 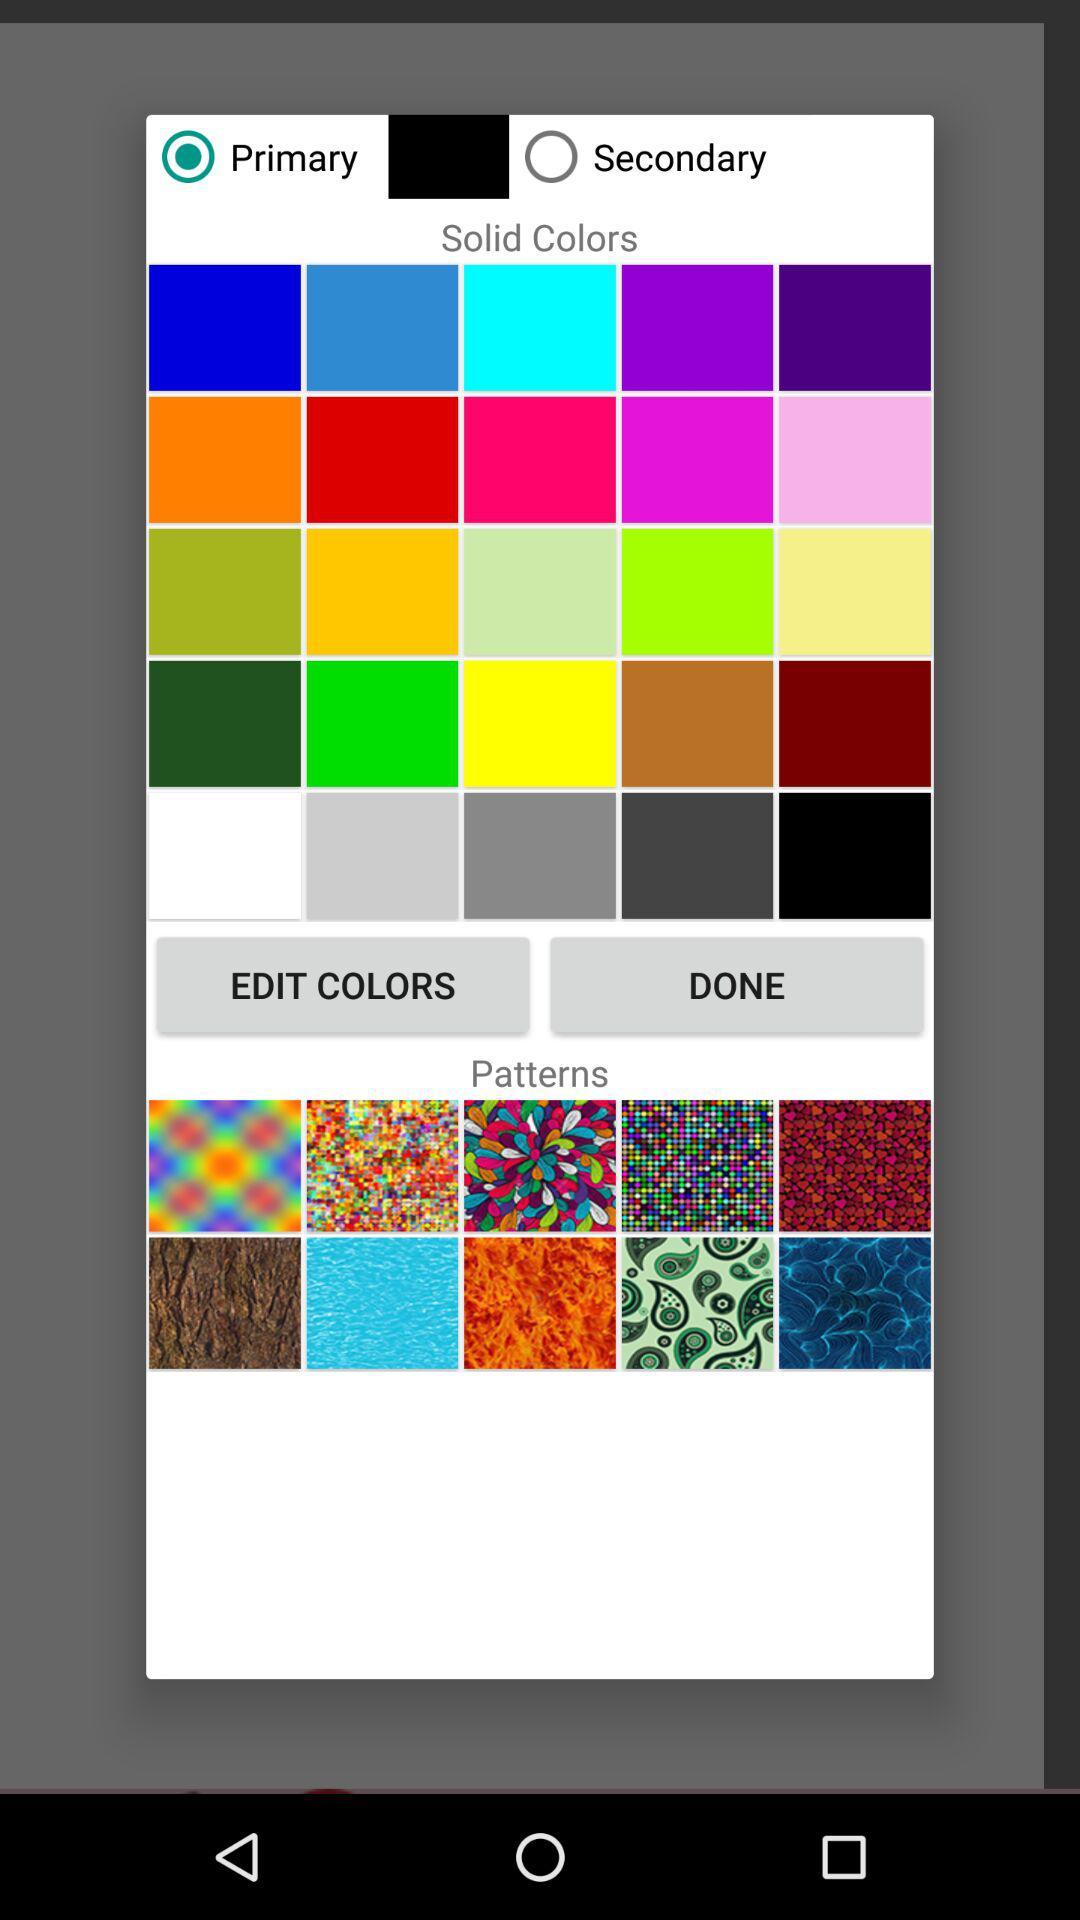 What do you see at coordinates (696, 458) in the screenshot?
I see `choose ultraviolet color` at bounding box center [696, 458].